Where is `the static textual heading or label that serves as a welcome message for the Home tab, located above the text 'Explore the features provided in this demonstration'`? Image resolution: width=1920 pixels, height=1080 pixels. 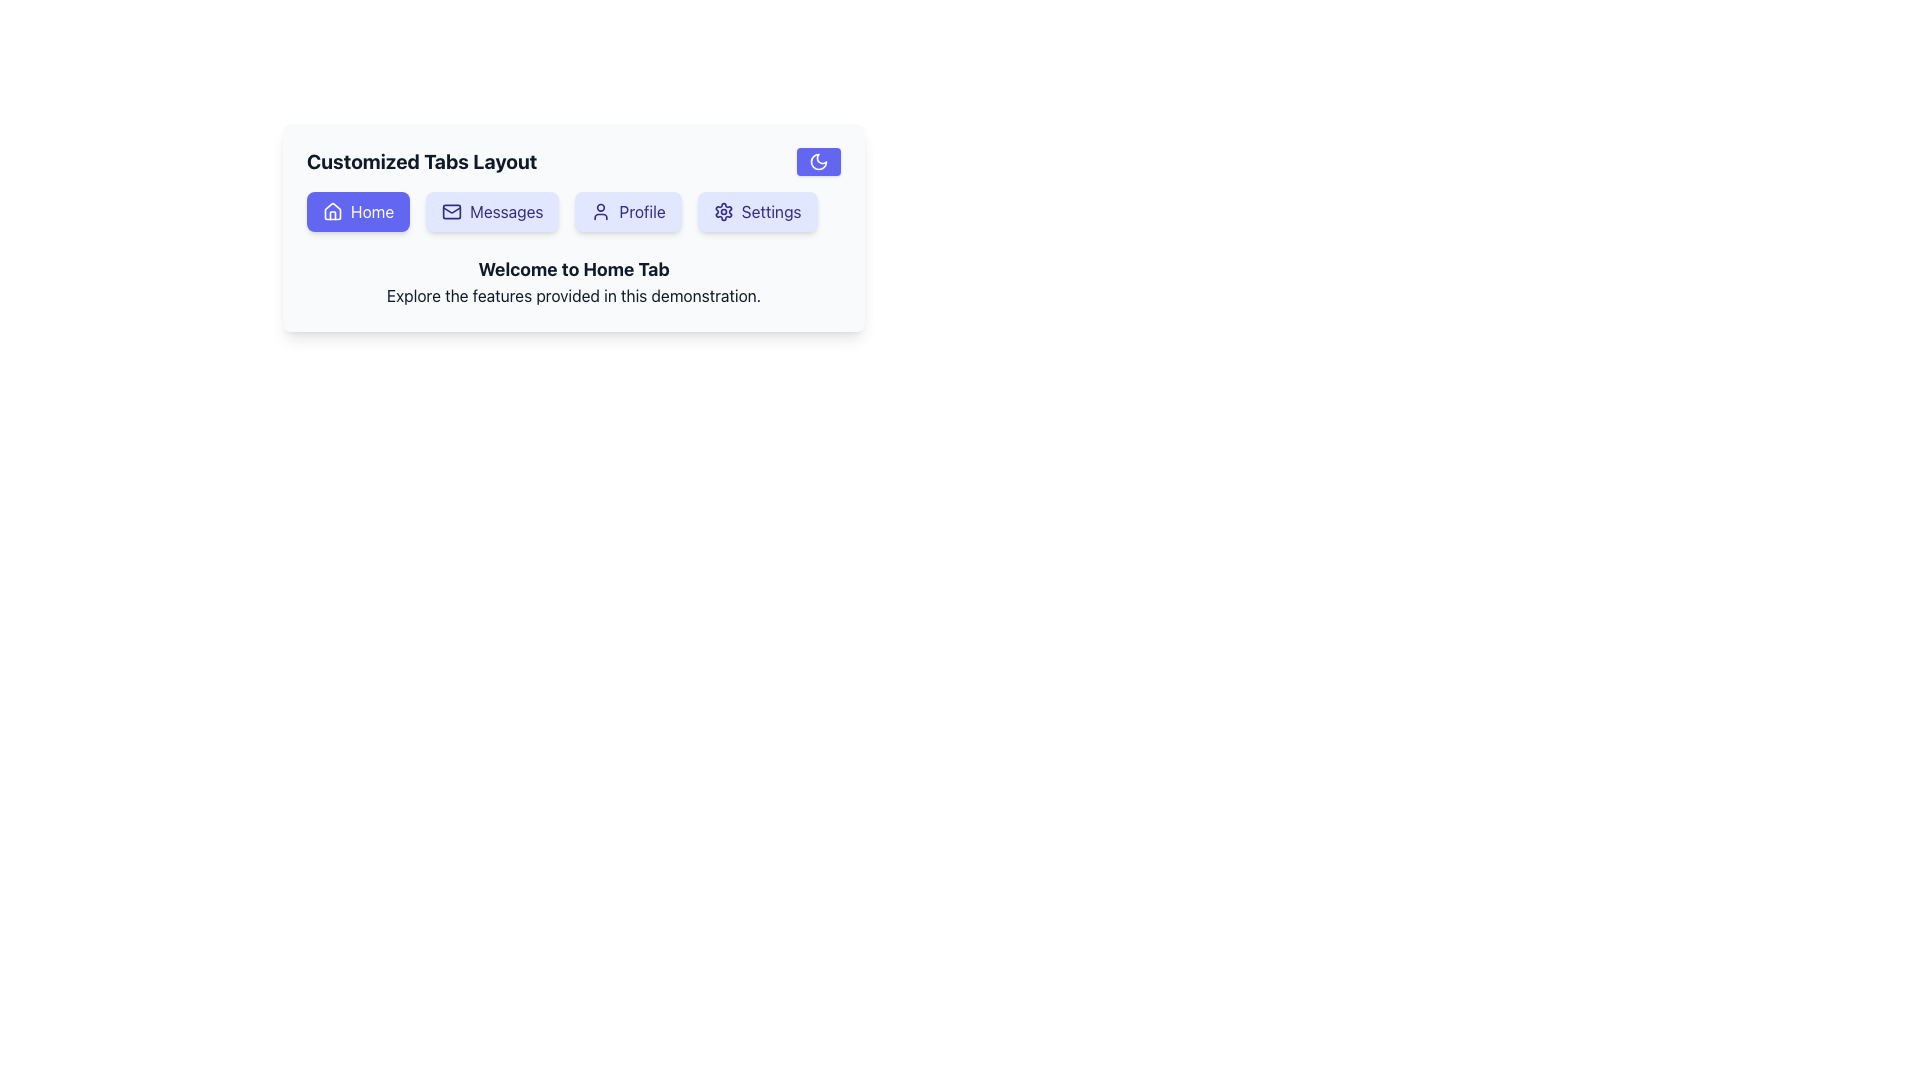 the static textual heading or label that serves as a welcome message for the Home tab, located above the text 'Explore the features provided in this demonstration' is located at coordinates (573, 270).